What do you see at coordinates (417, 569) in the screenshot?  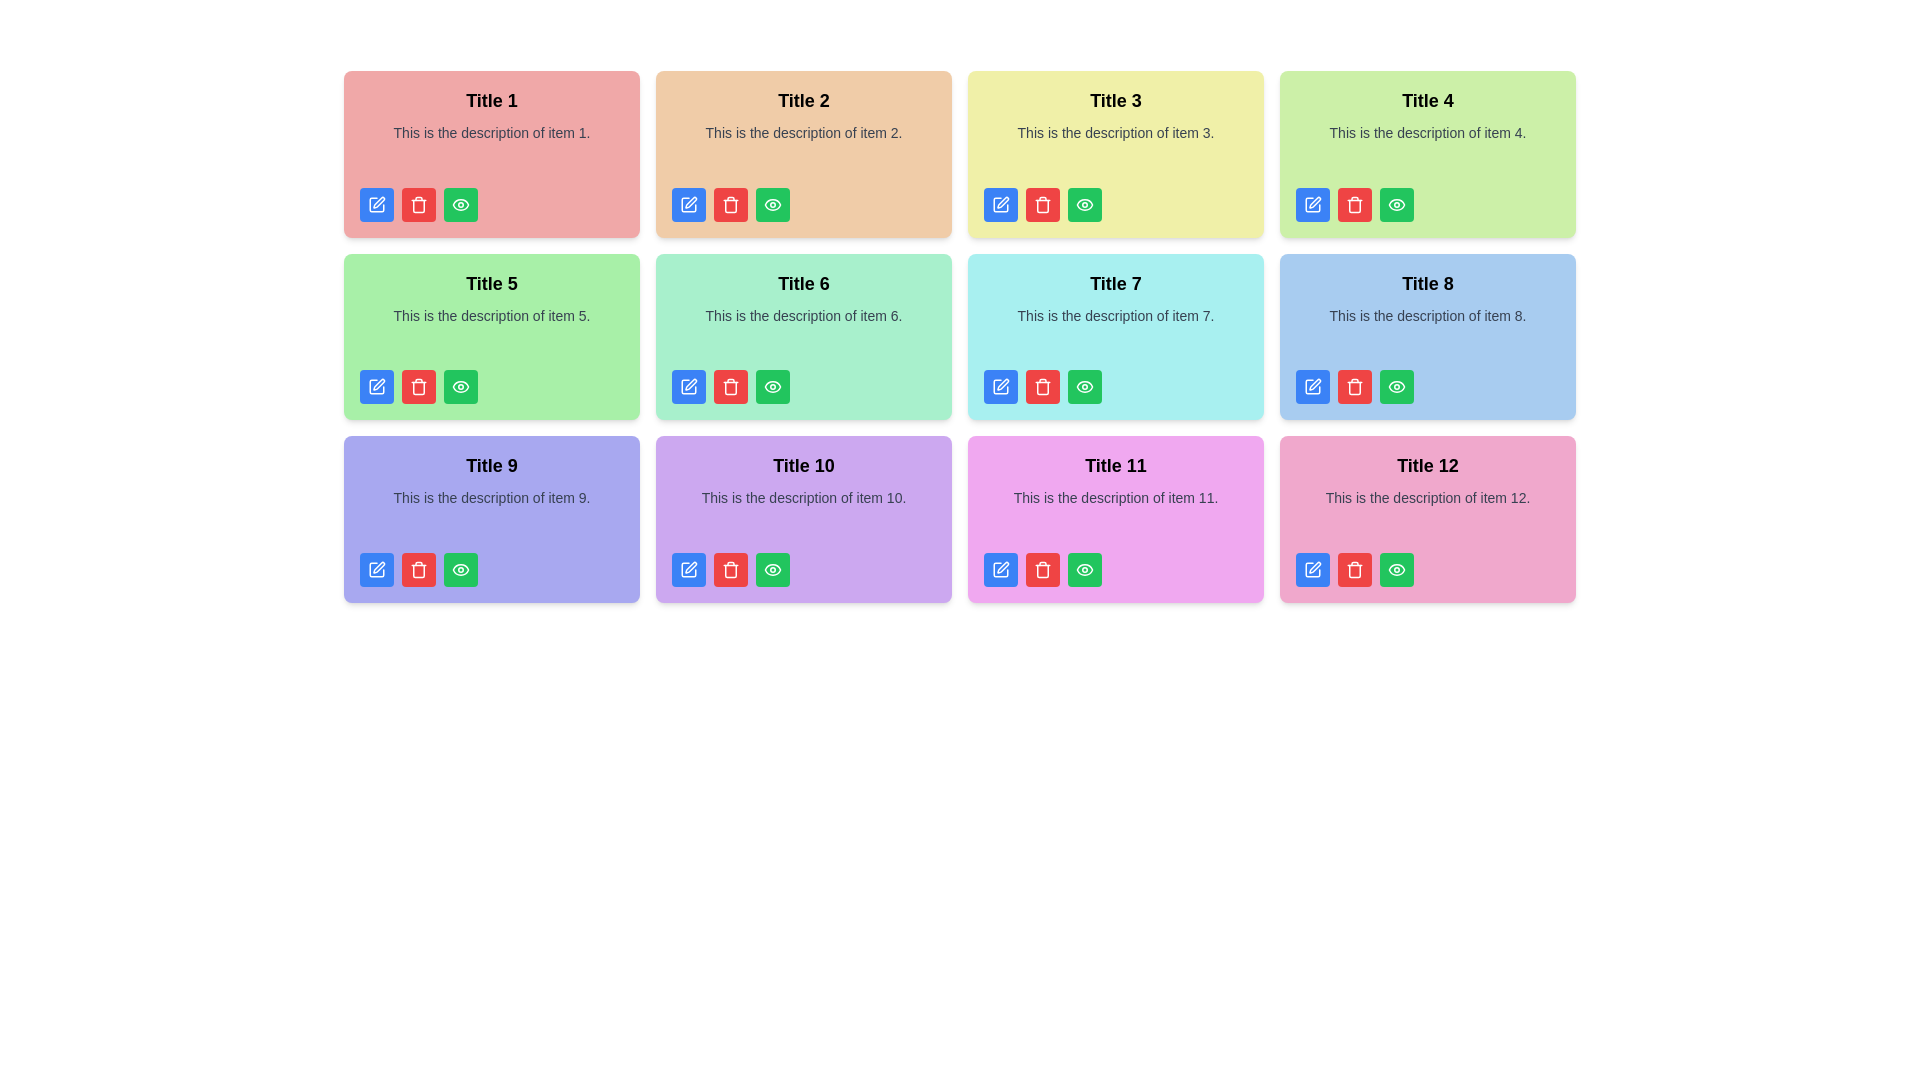 I see `the delete icon located as the second icon from the left in the bottom row of interactive buttons within the card titled 'Title 9' to initiate the delete function` at bounding box center [417, 569].